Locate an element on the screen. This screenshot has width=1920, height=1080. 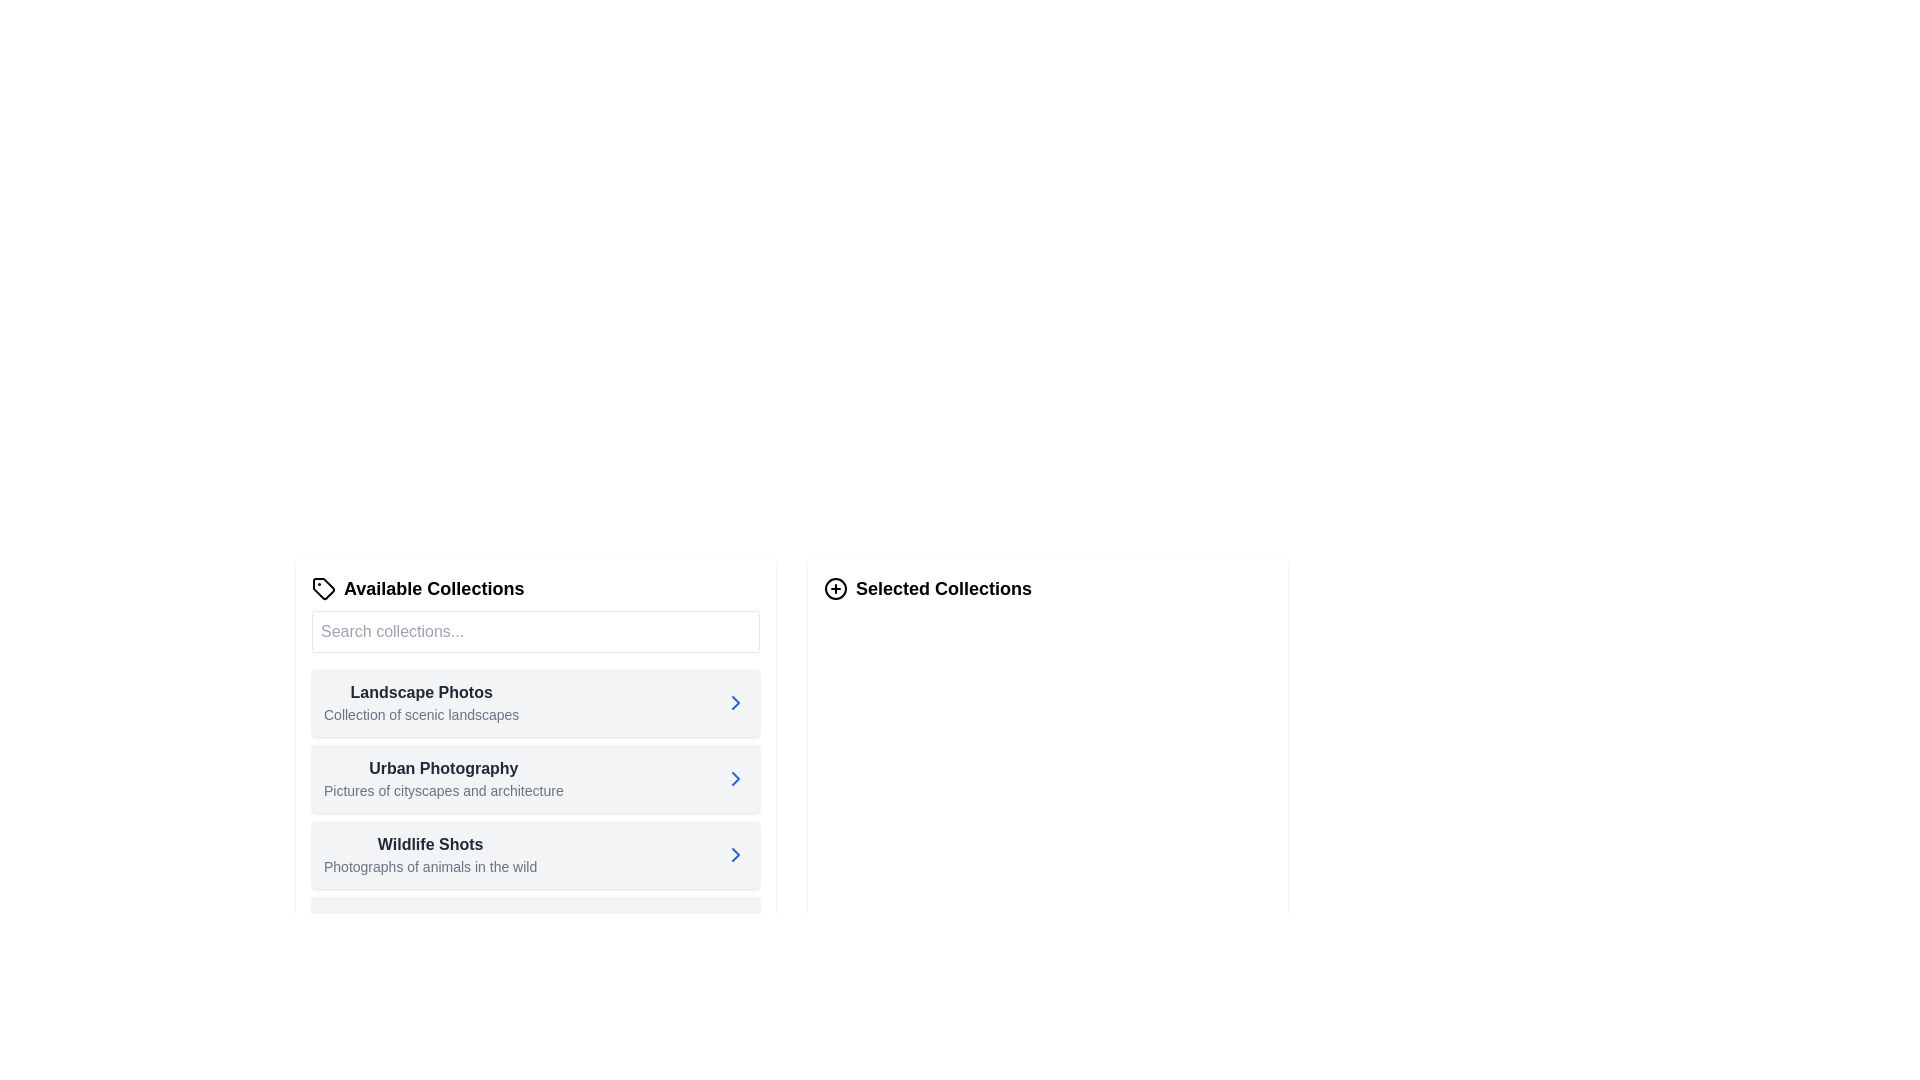
the right-facing blue chevron icon used for navigation, located at the far-right of the 'Landscape Photos' item in the 'Available Collections' list is located at coordinates (734, 701).